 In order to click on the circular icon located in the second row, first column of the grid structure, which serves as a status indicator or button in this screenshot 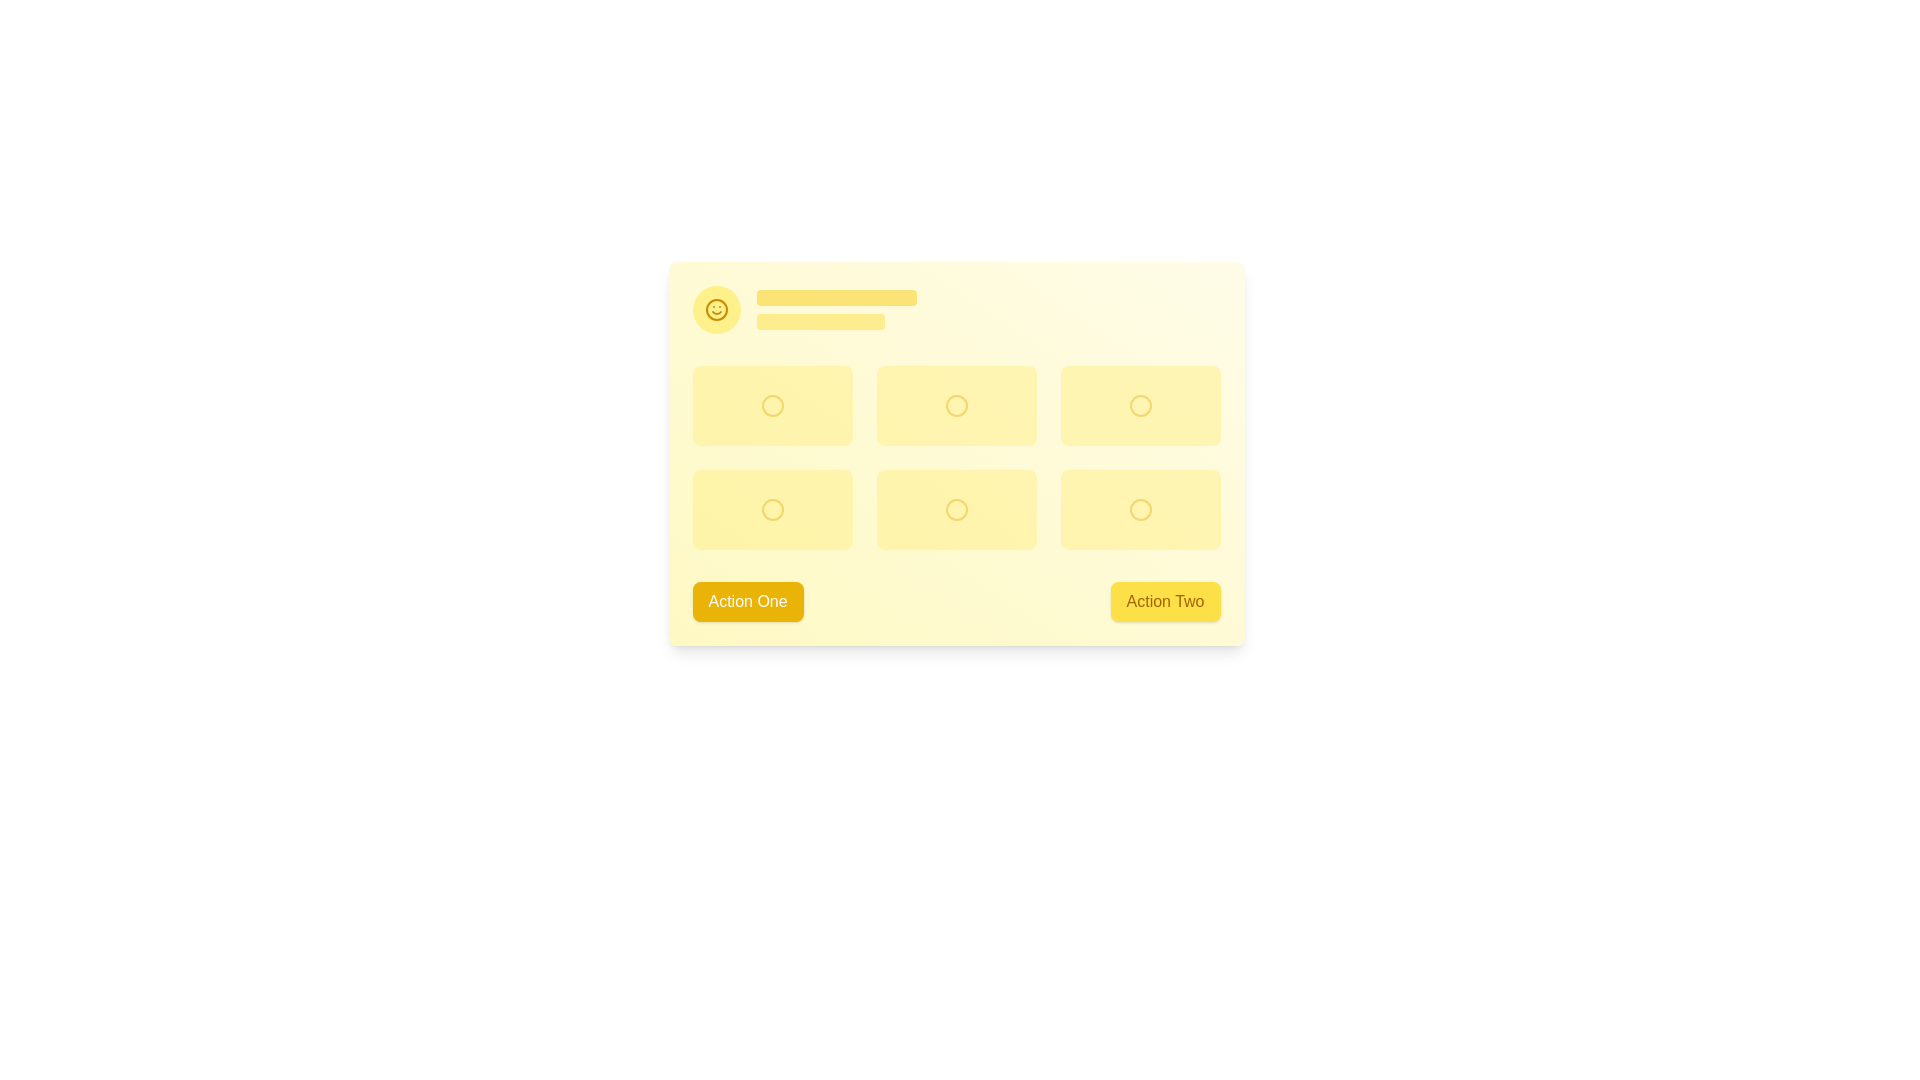, I will do `click(771, 508)`.